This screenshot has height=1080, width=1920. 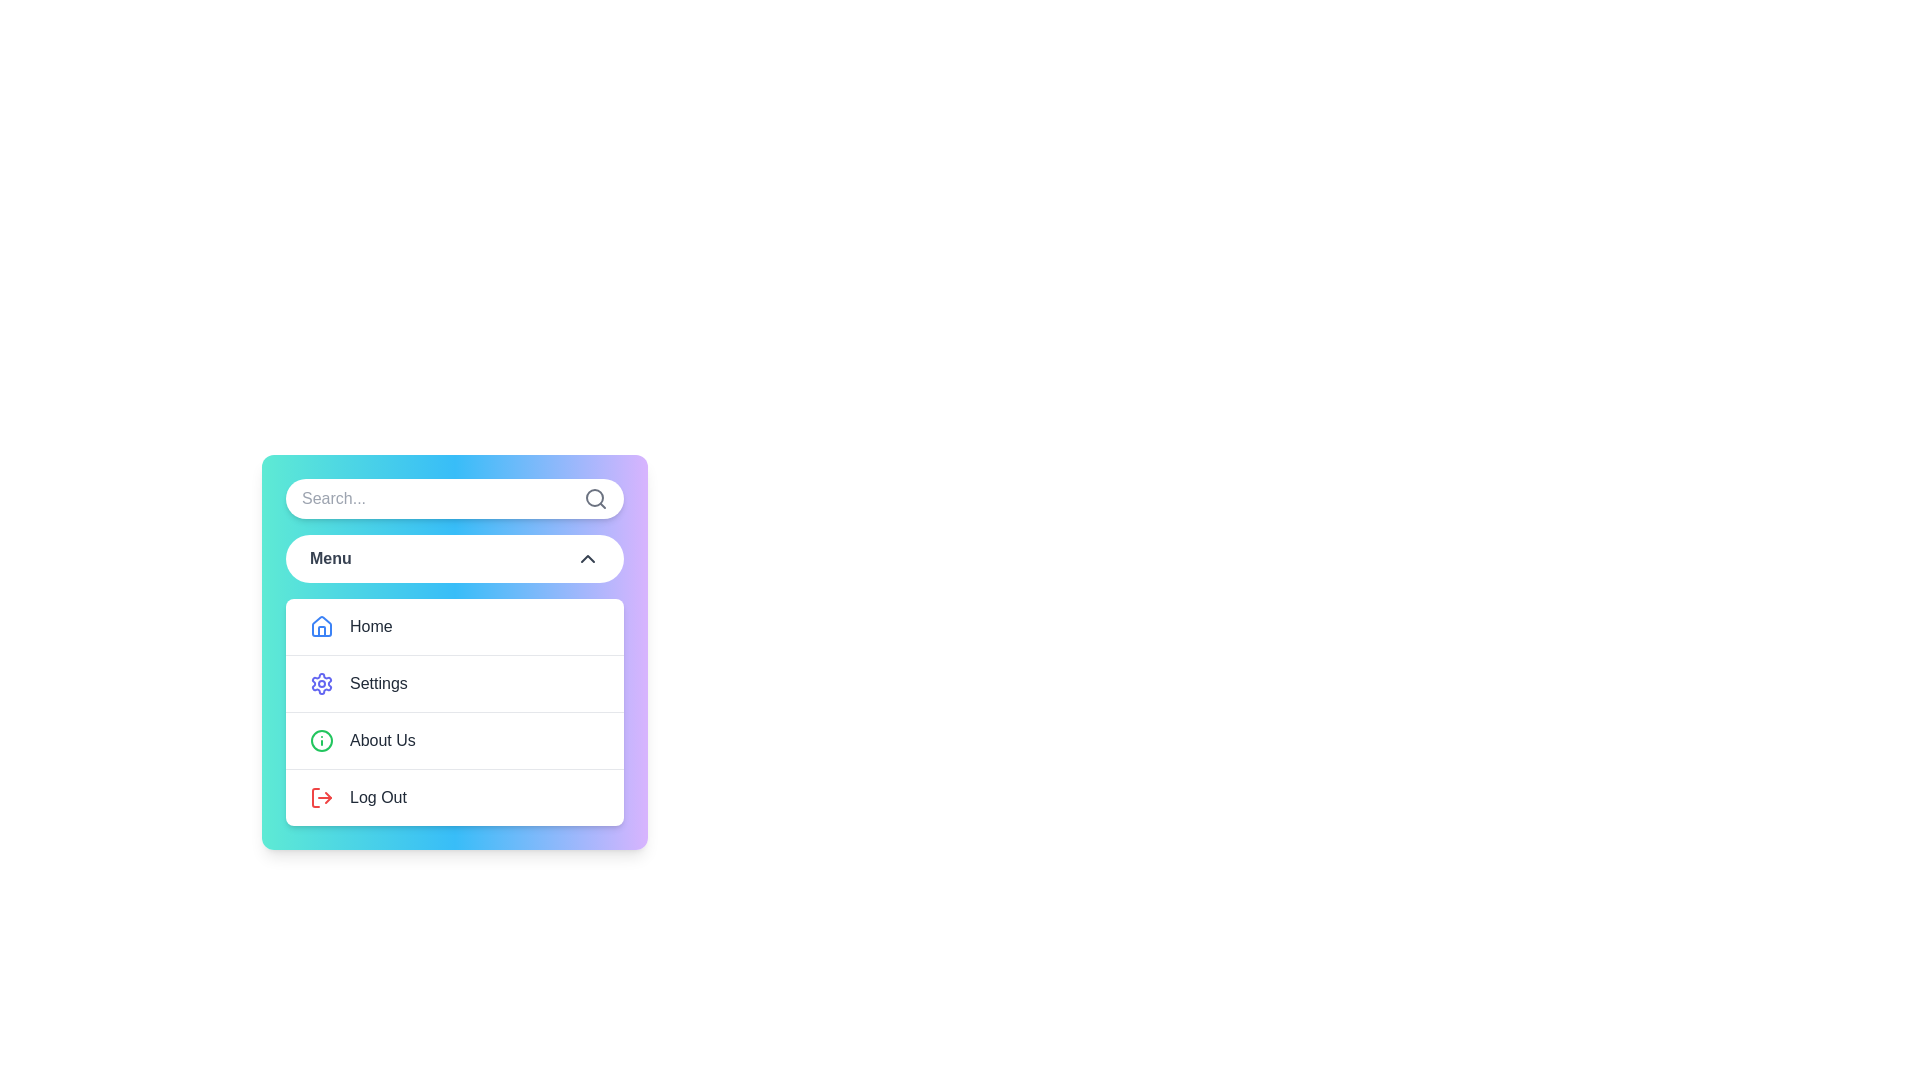 What do you see at coordinates (321, 682) in the screenshot?
I see `the gear-like icon styled in blueish-purple color located in the sidebar menu, adjacent to the 'Settings' text` at bounding box center [321, 682].